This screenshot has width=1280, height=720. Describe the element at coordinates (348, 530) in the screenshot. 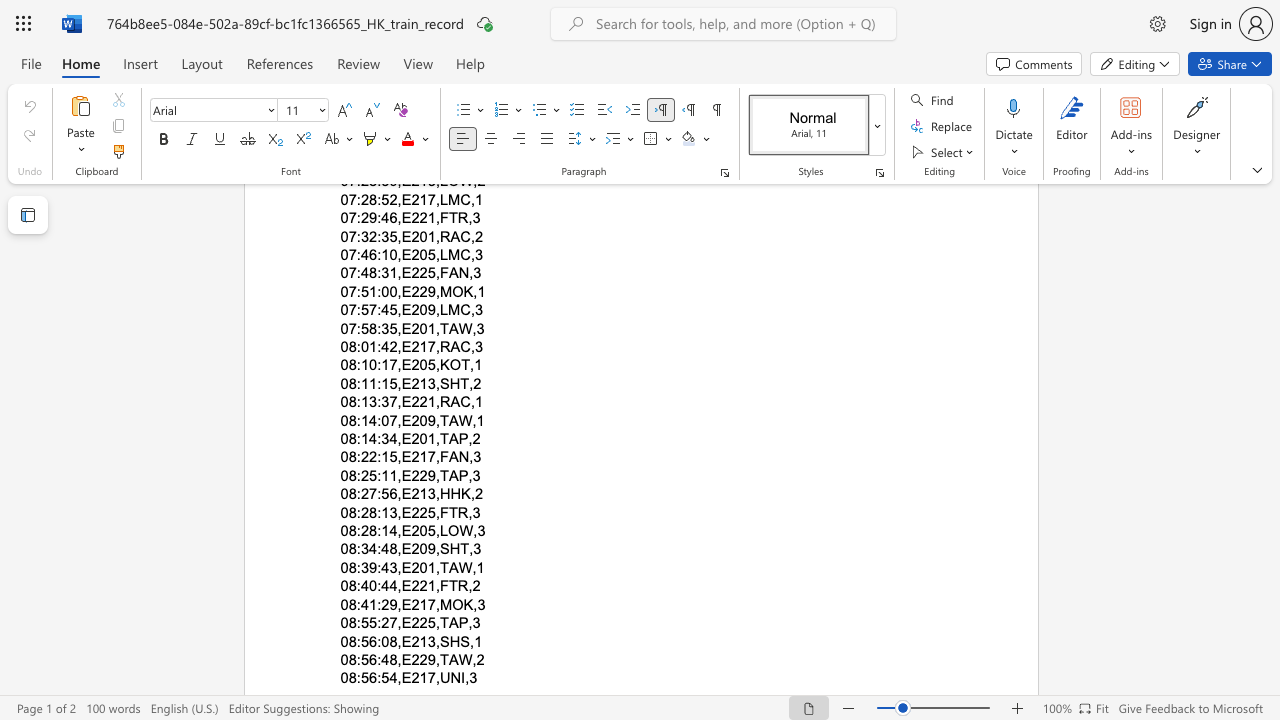

I see `the space between the continuous character "0" and "8" in the text` at that location.